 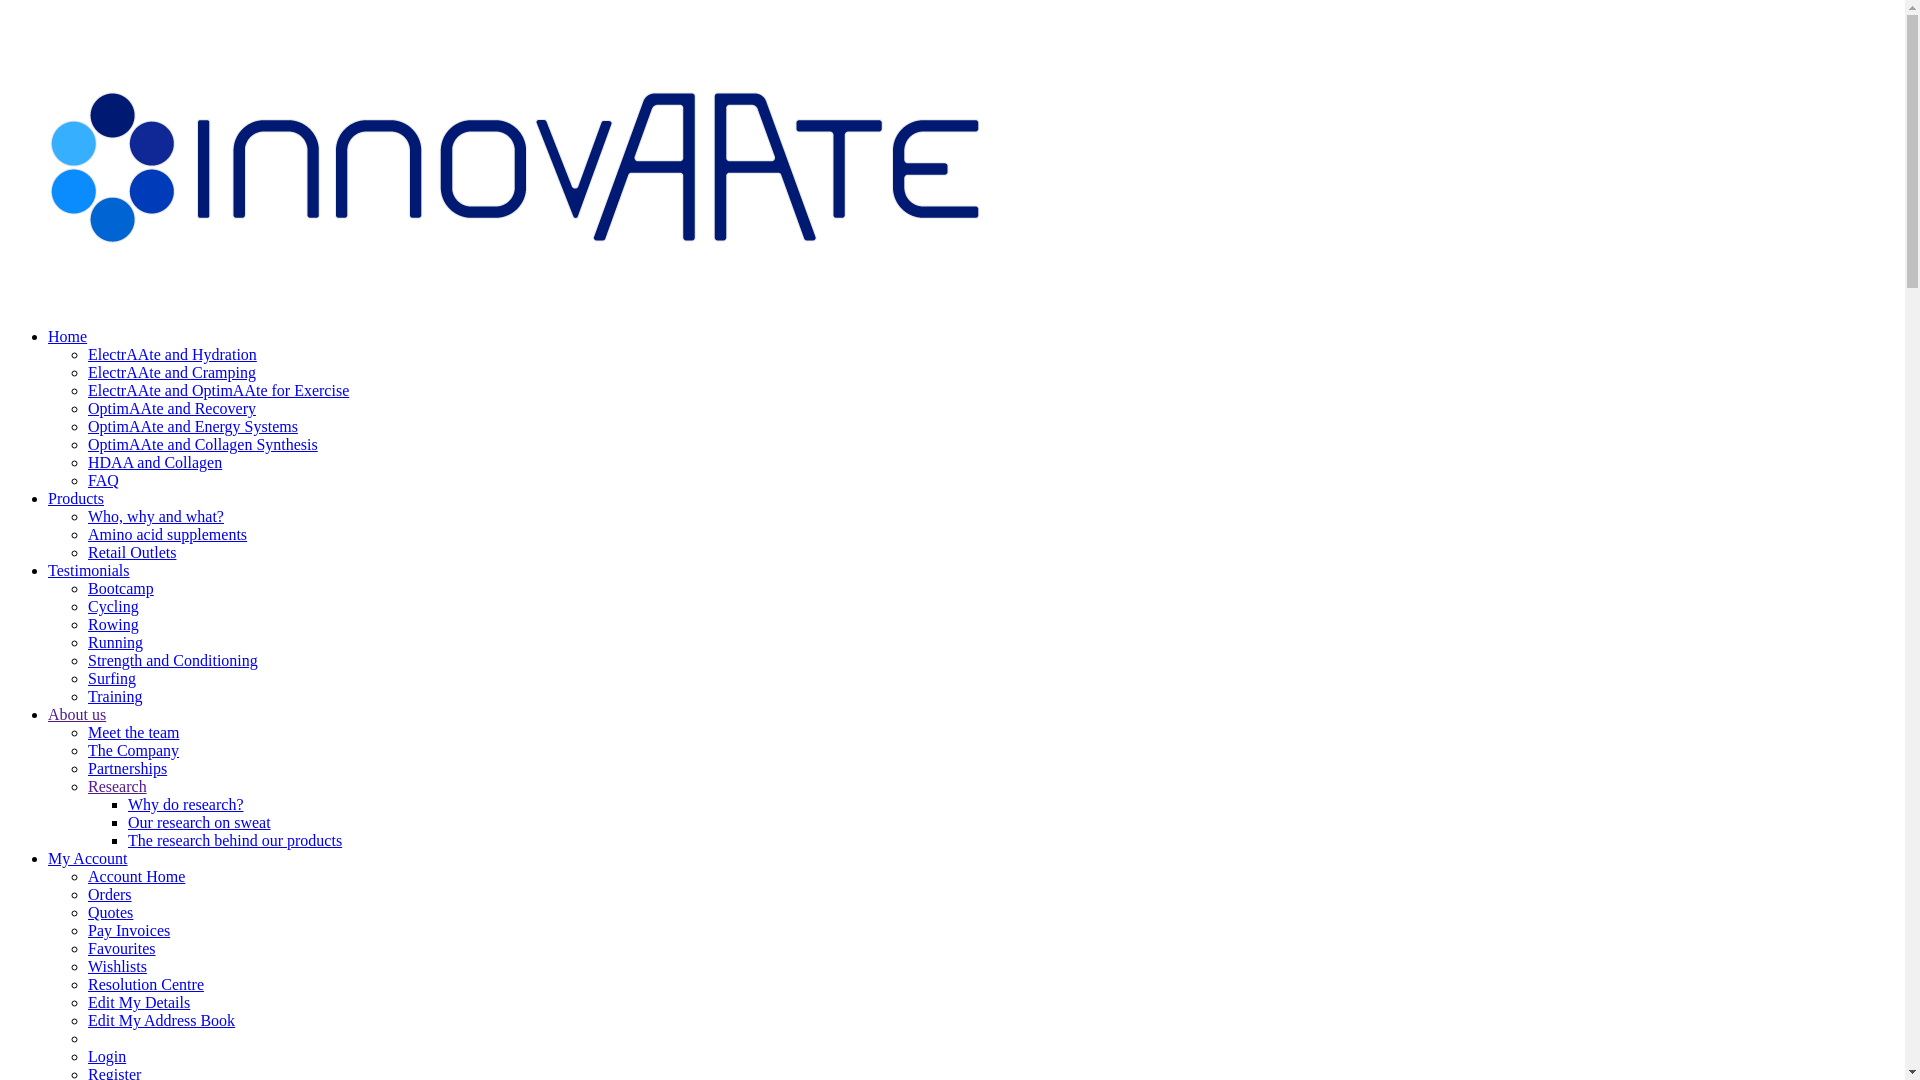 What do you see at coordinates (130, 552) in the screenshot?
I see `'Retail Outlets'` at bounding box center [130, 552].